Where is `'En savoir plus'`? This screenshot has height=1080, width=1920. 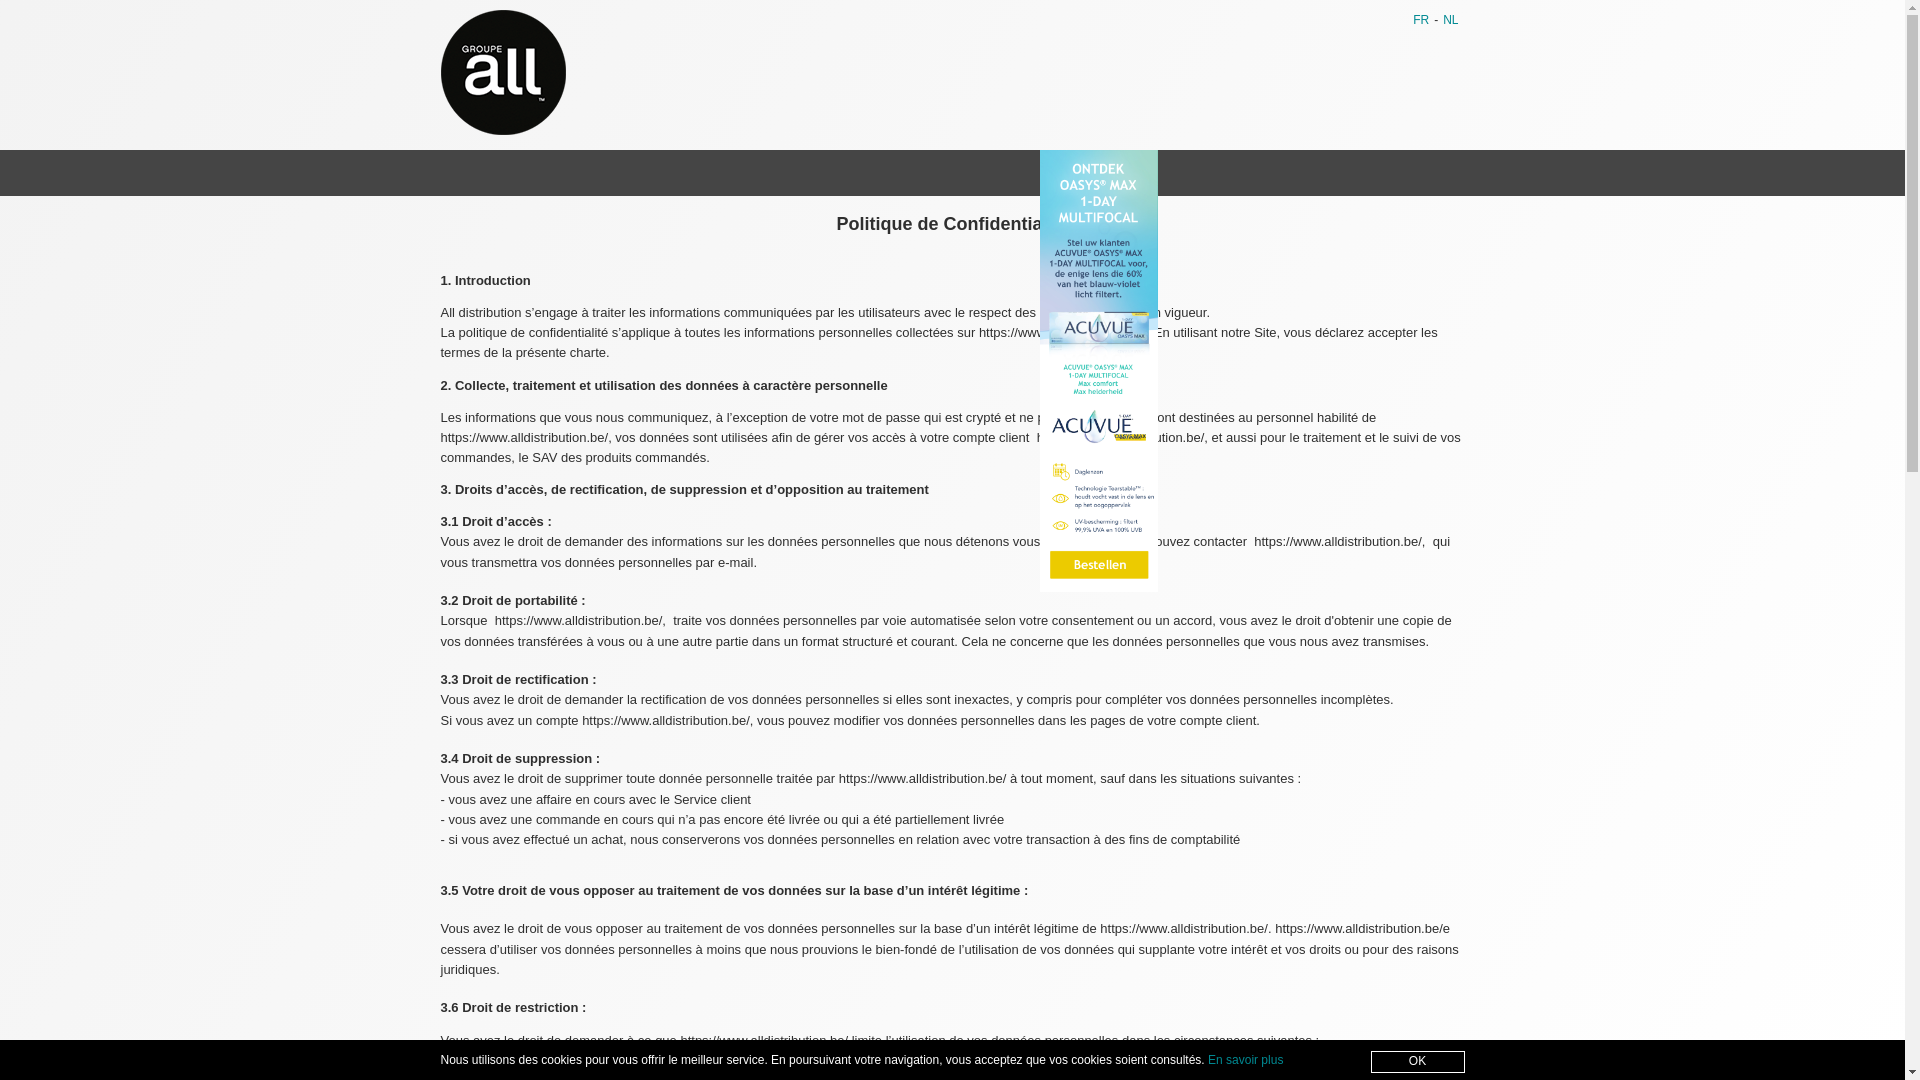 'En savoir plus' is located at coordinates (1244, 1059).